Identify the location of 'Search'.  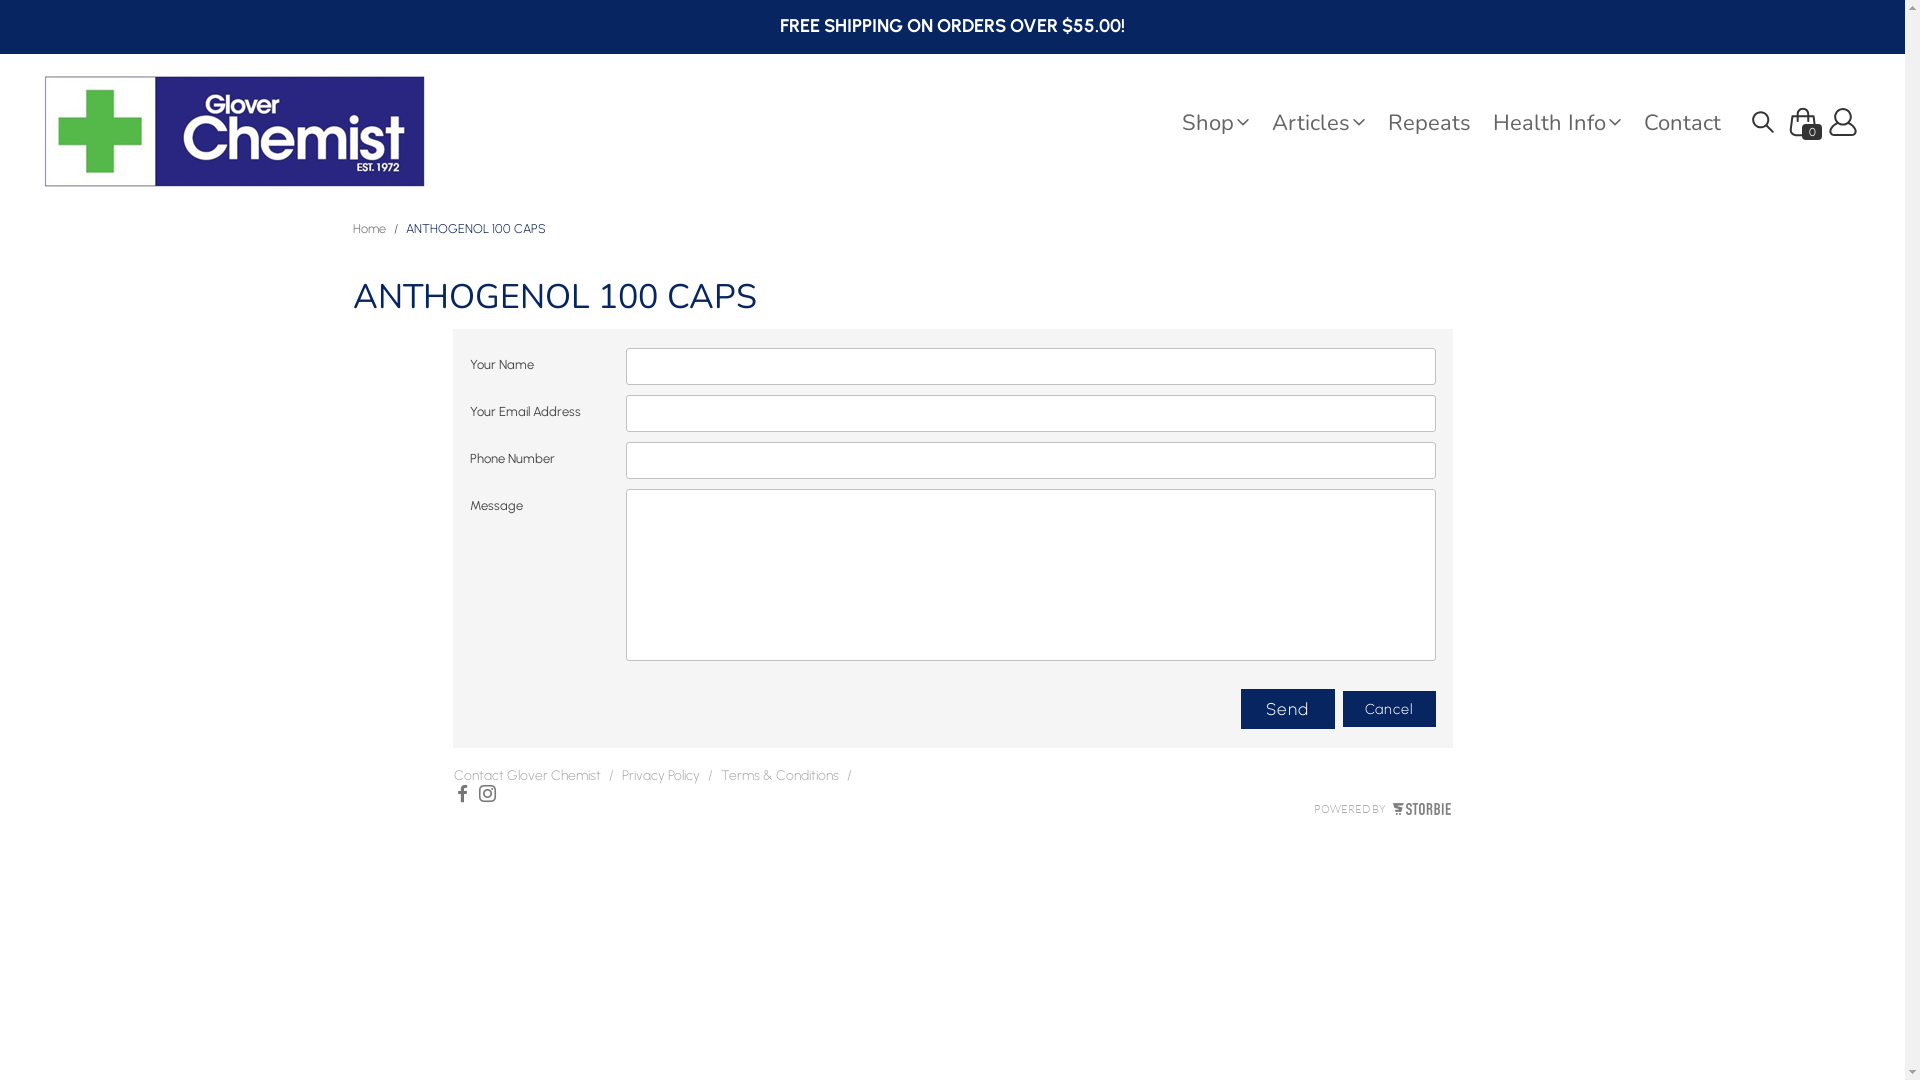
(1762, 122).